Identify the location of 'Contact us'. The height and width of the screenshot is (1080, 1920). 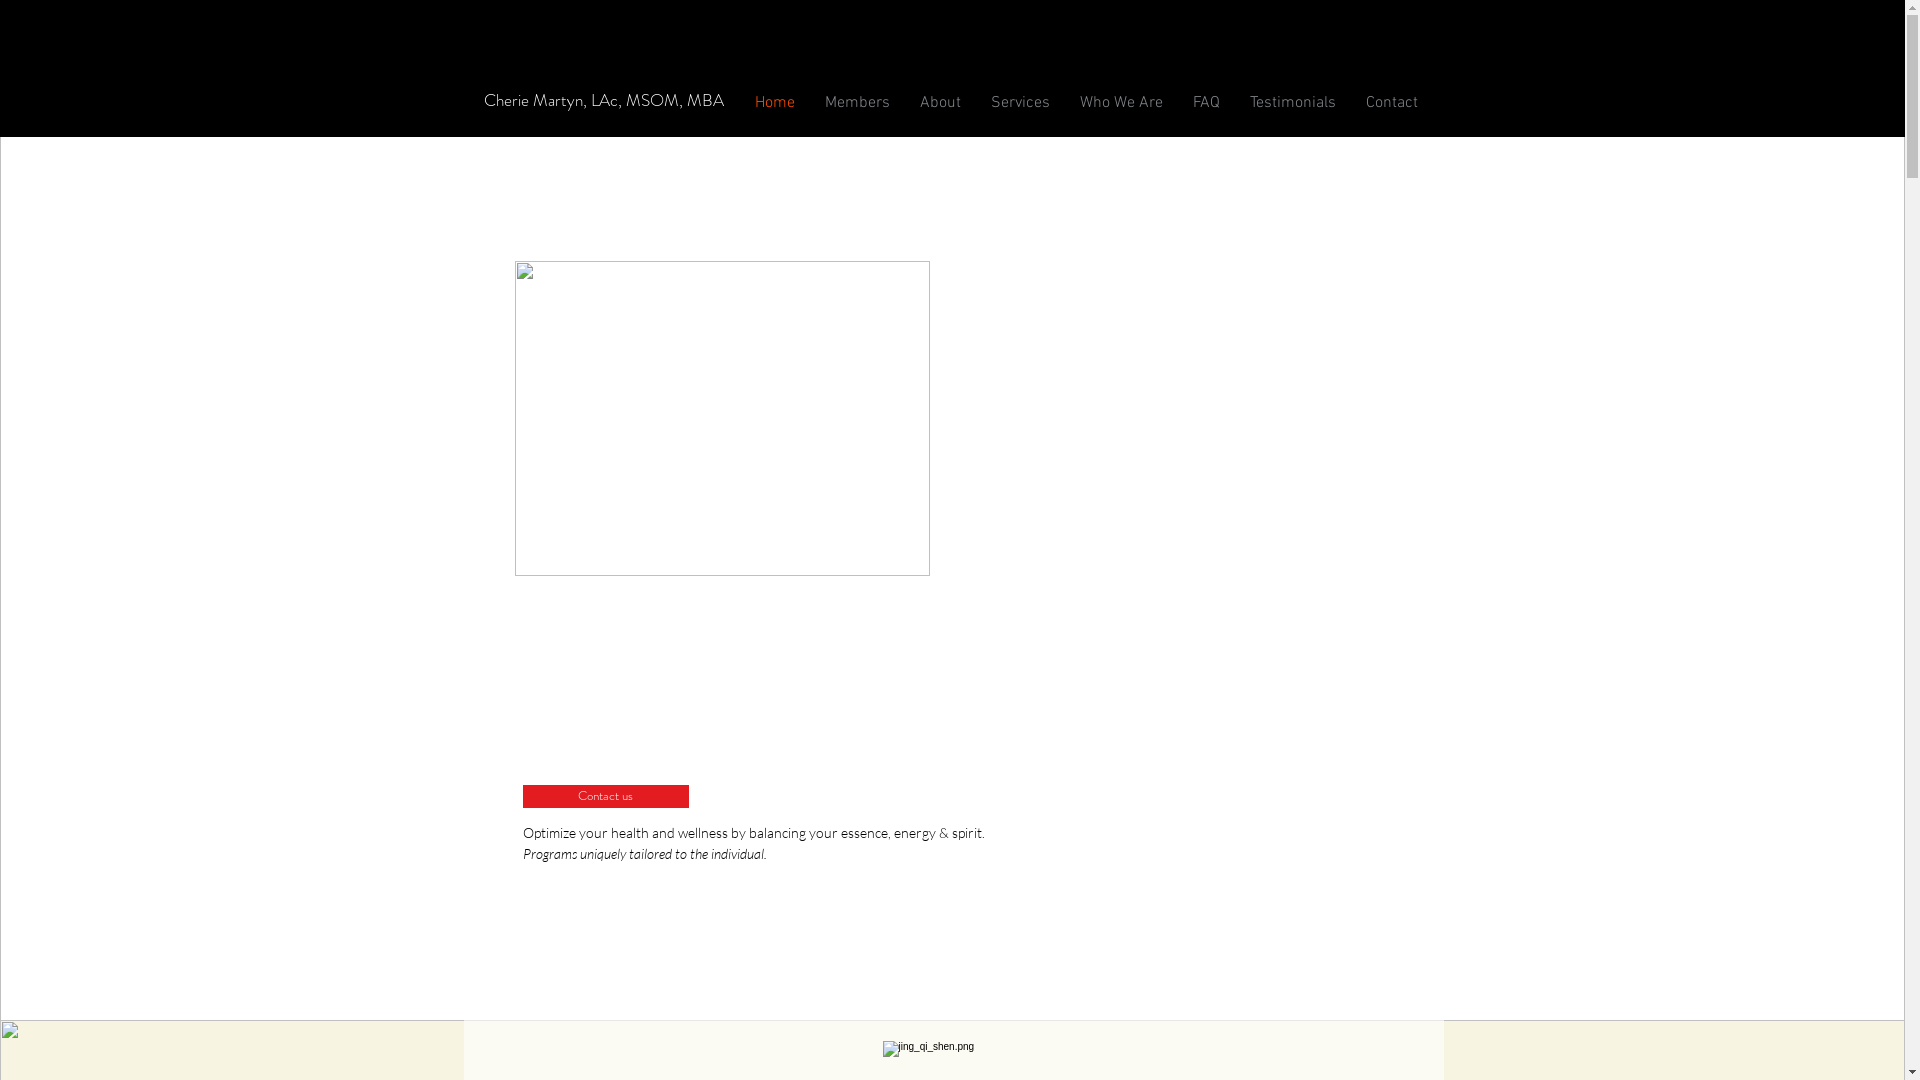
(603, 795).